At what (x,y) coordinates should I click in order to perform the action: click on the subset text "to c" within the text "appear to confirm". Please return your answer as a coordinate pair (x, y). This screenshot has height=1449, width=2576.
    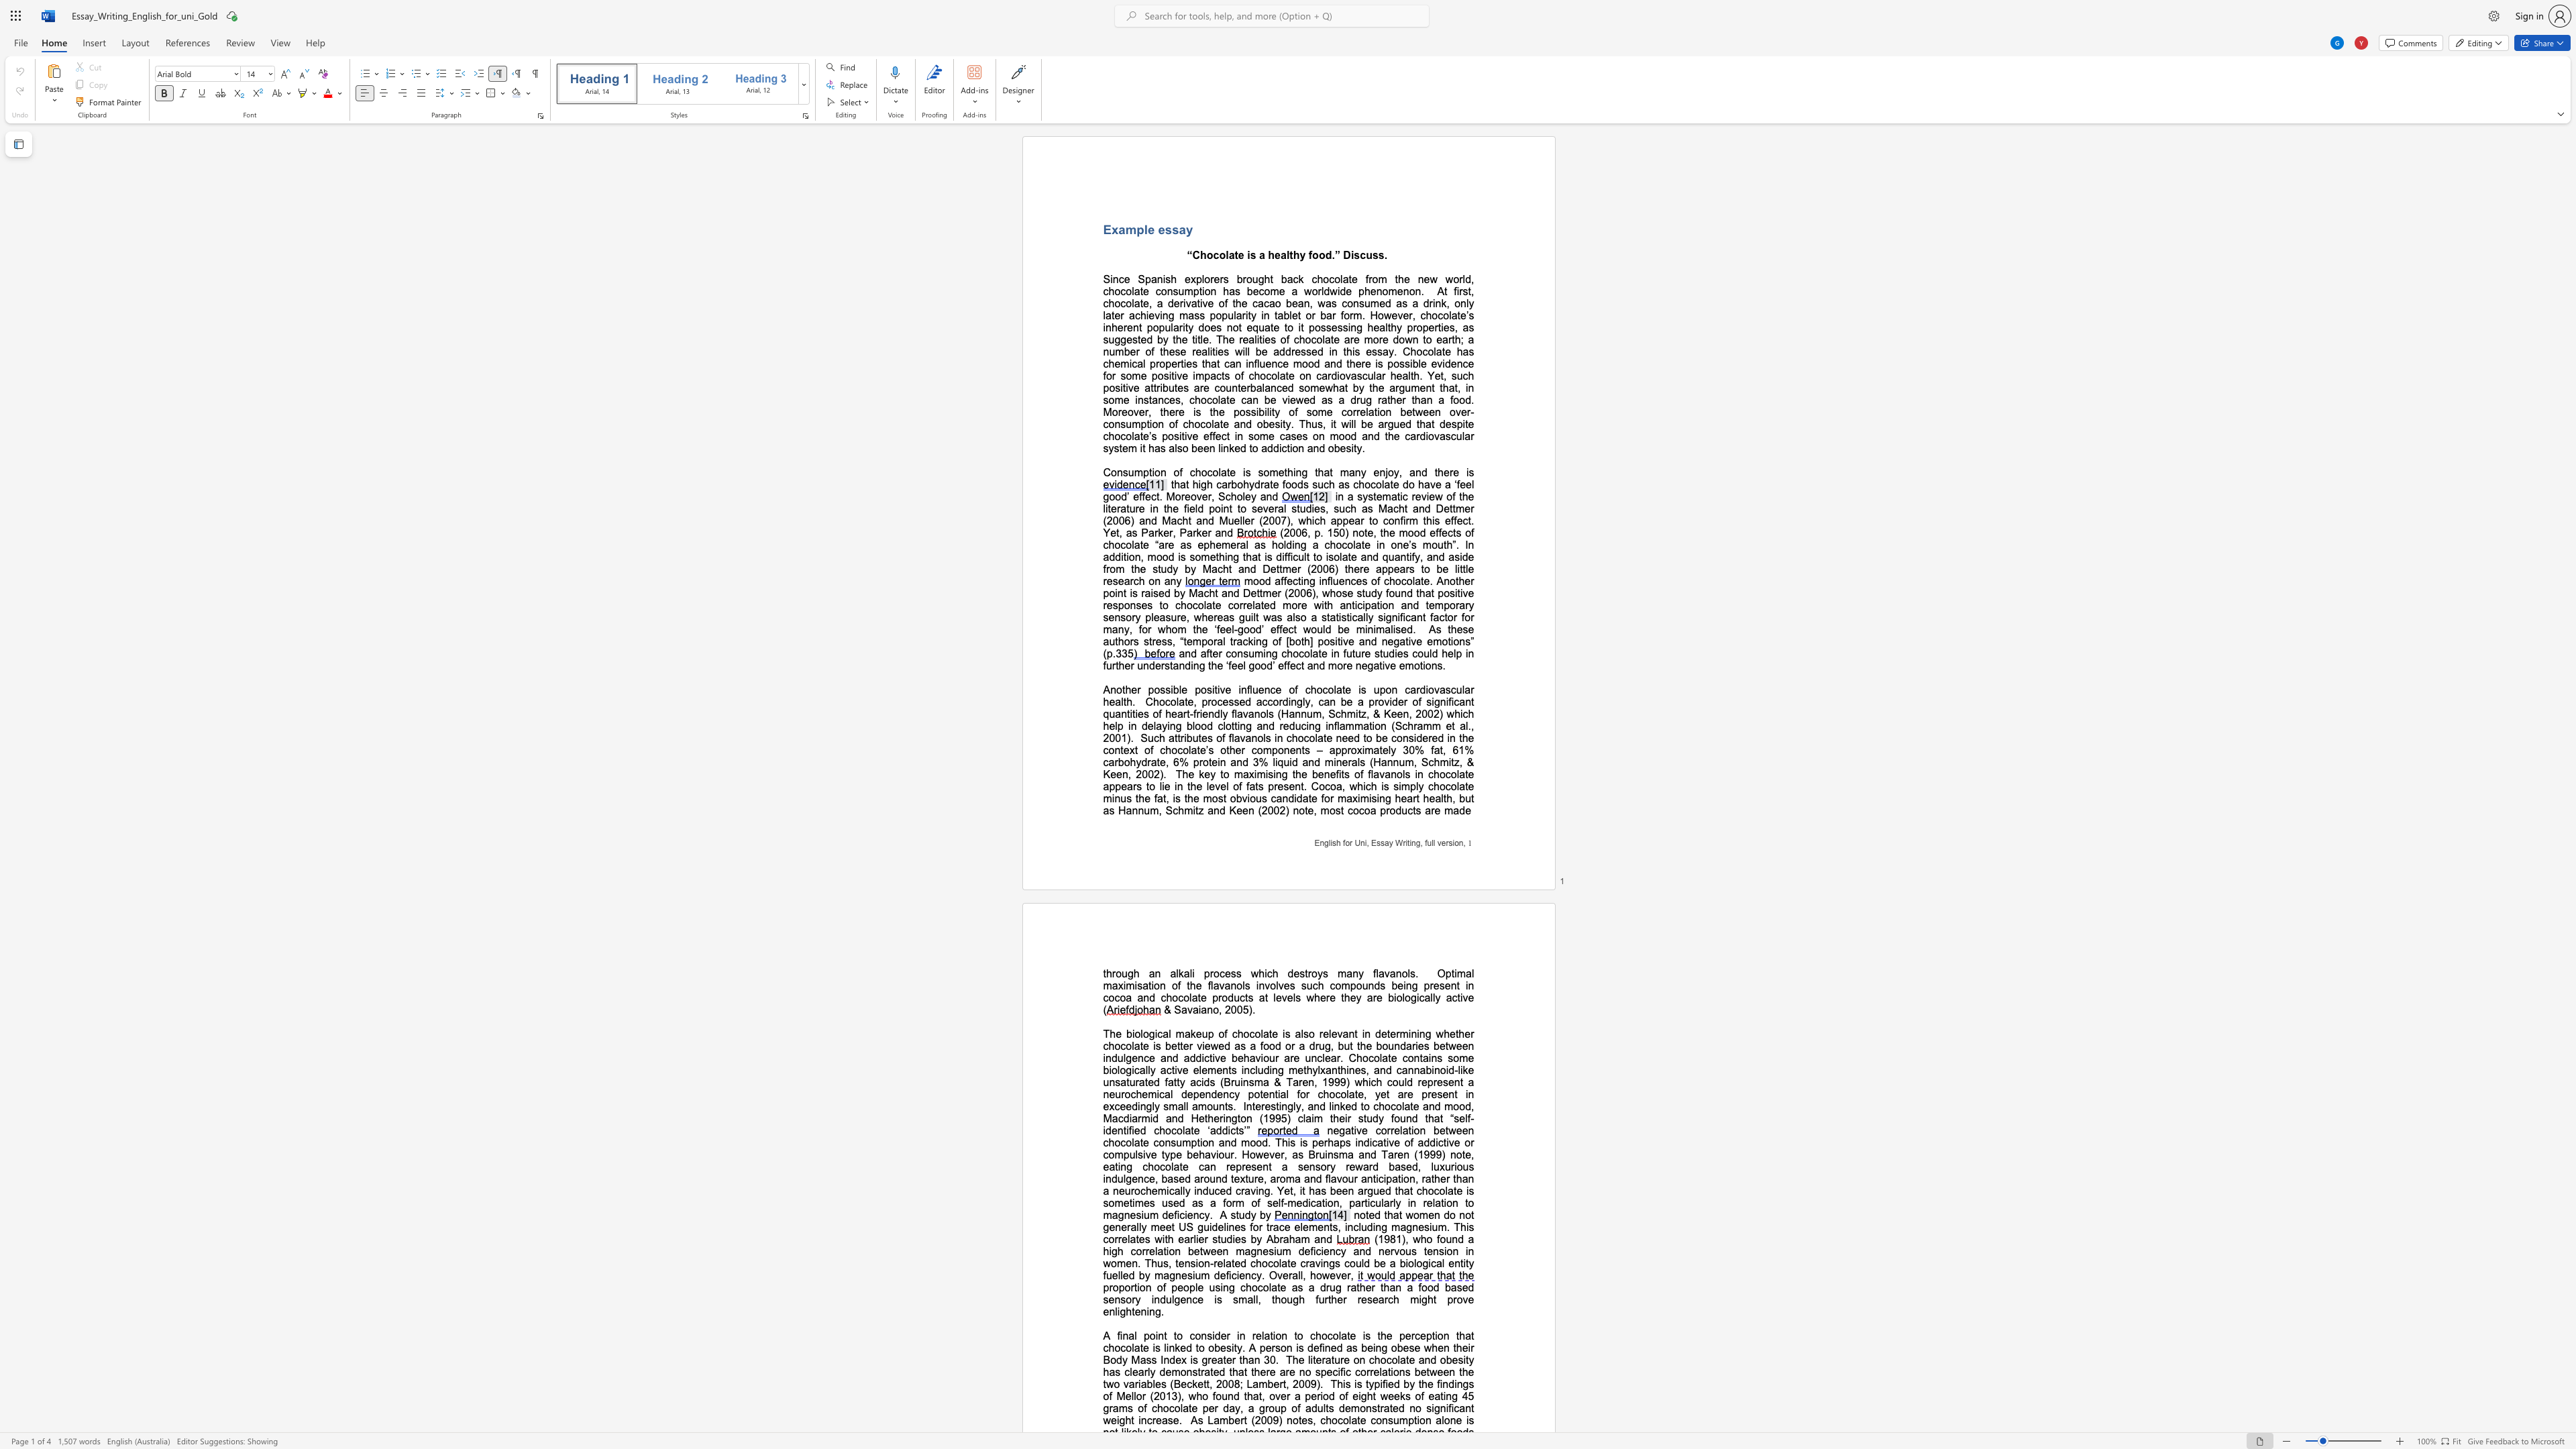
    Looking at the image, I should click on (1368, 520).